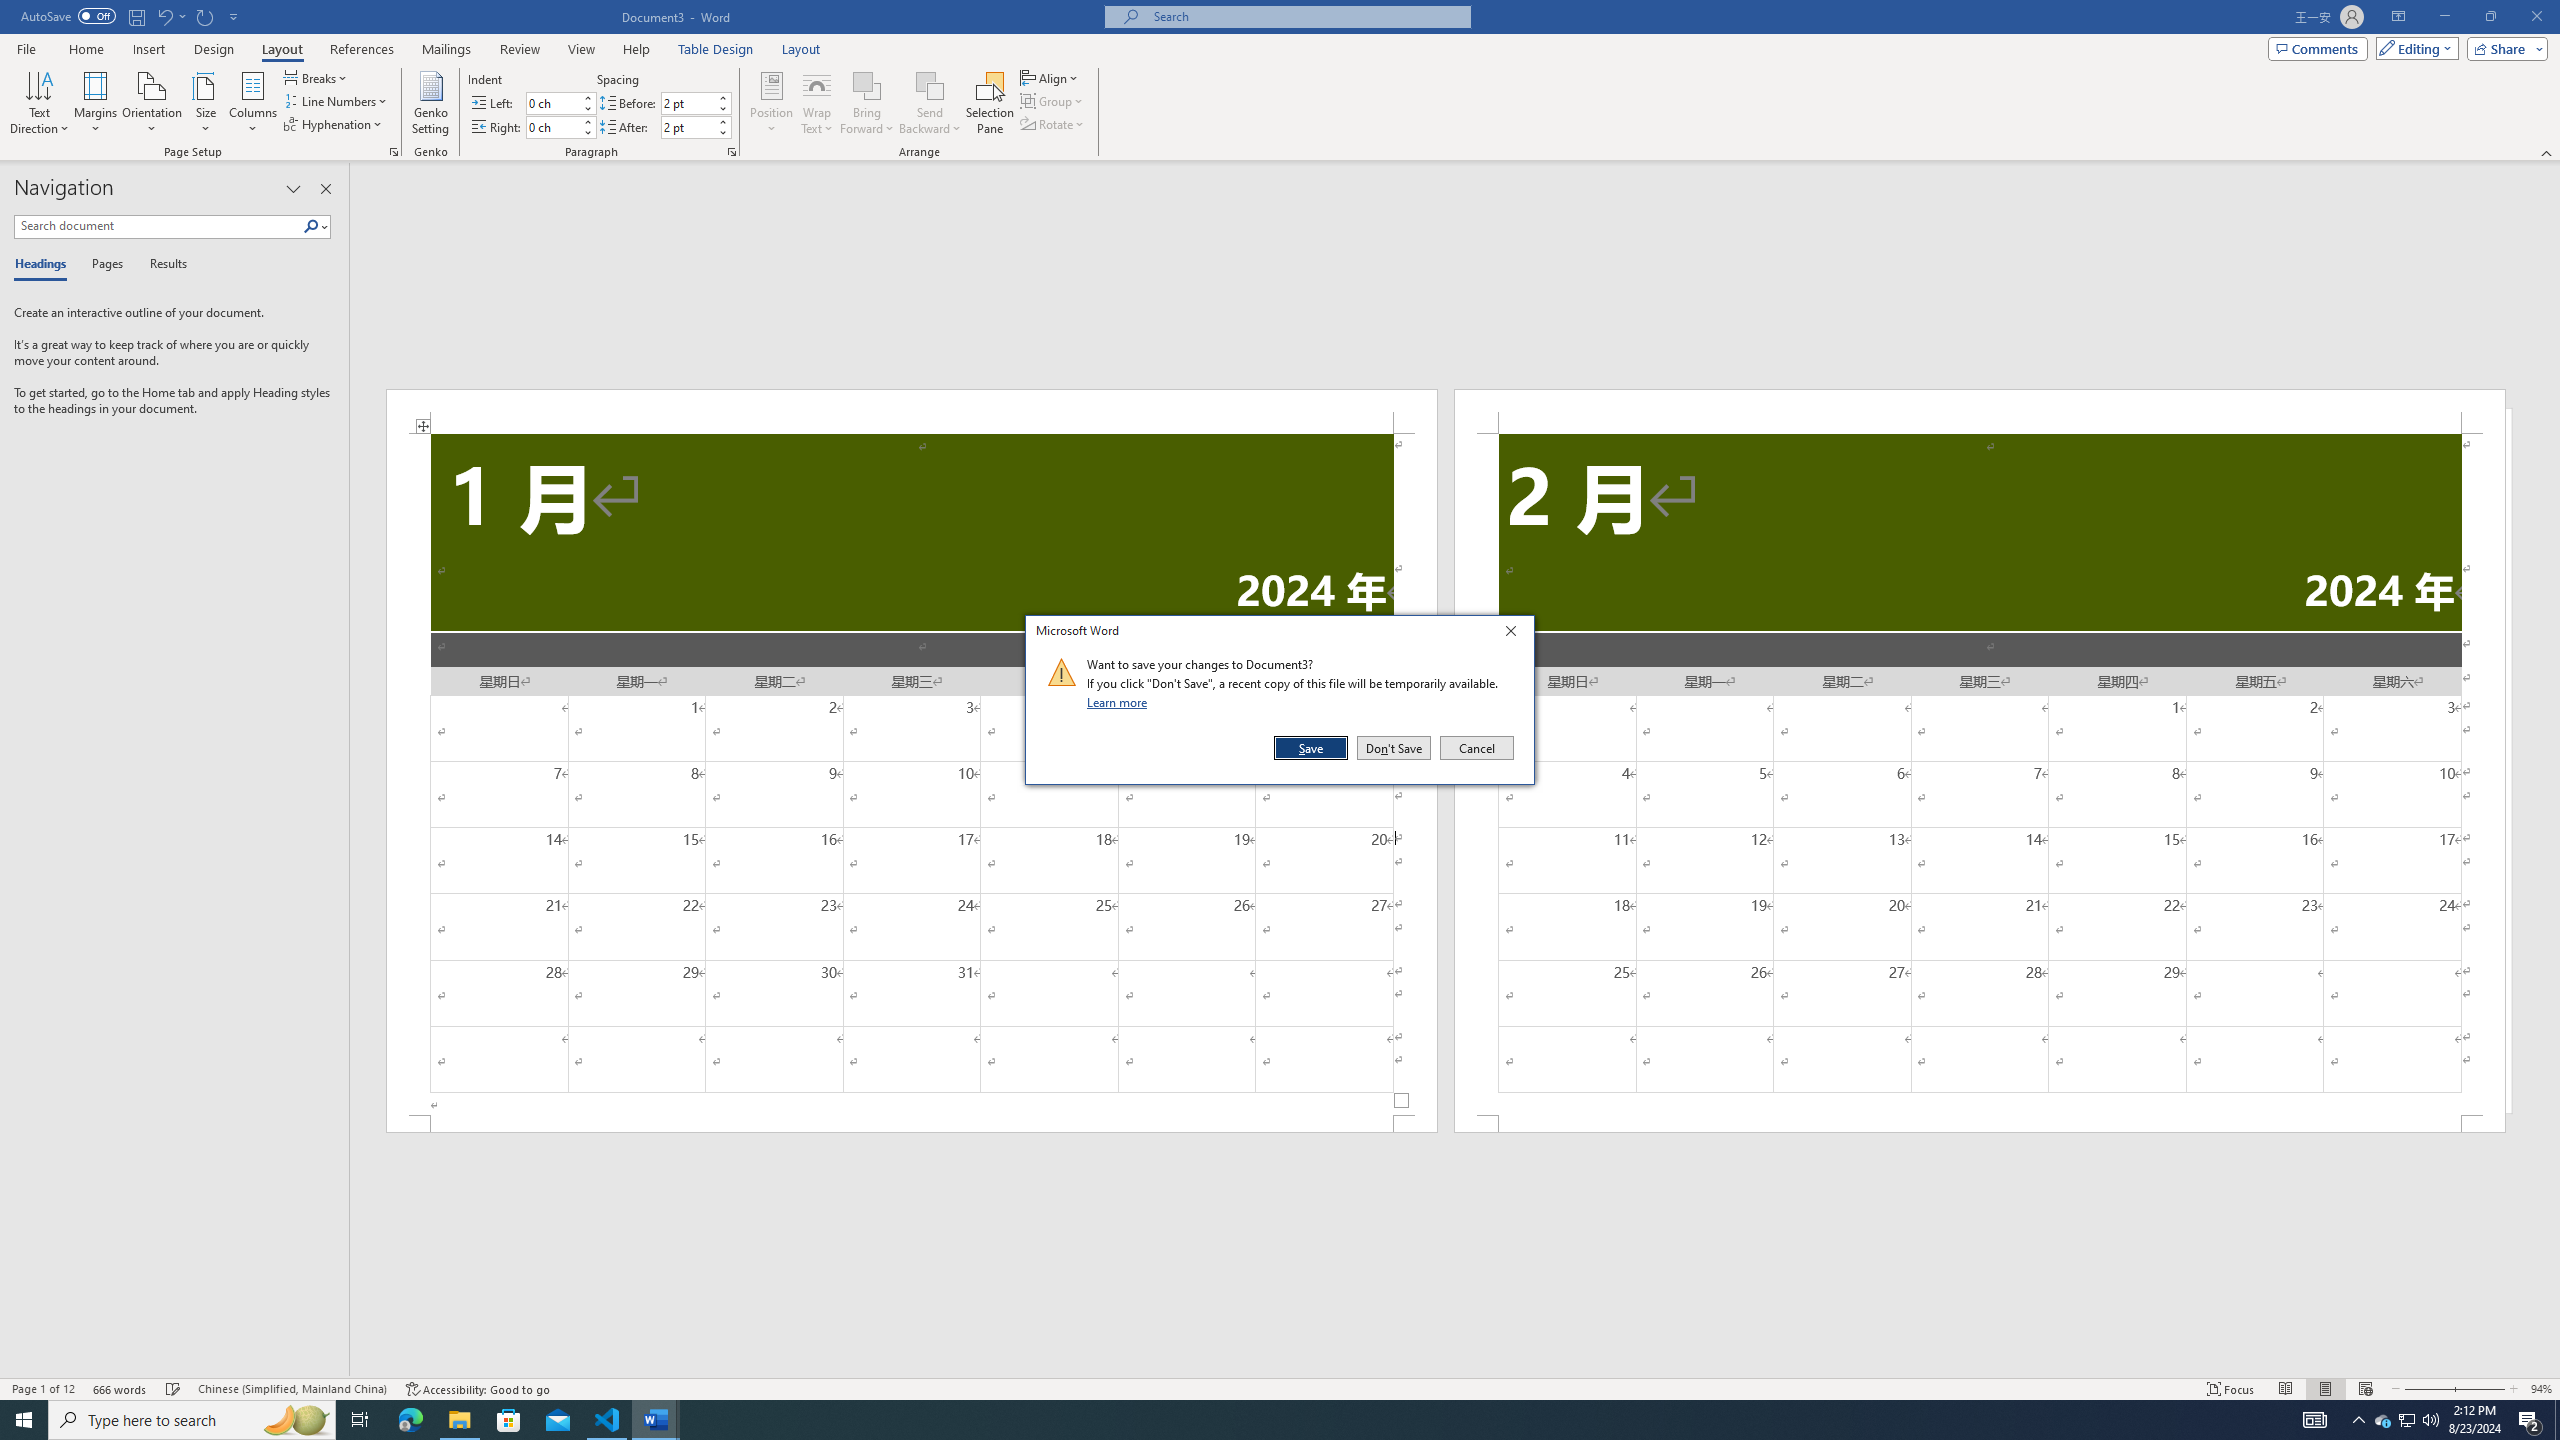  What do you see at coordinates (1052, 99) in the screenshot?
I see `'Group'` at bounding box center [1052, 99].